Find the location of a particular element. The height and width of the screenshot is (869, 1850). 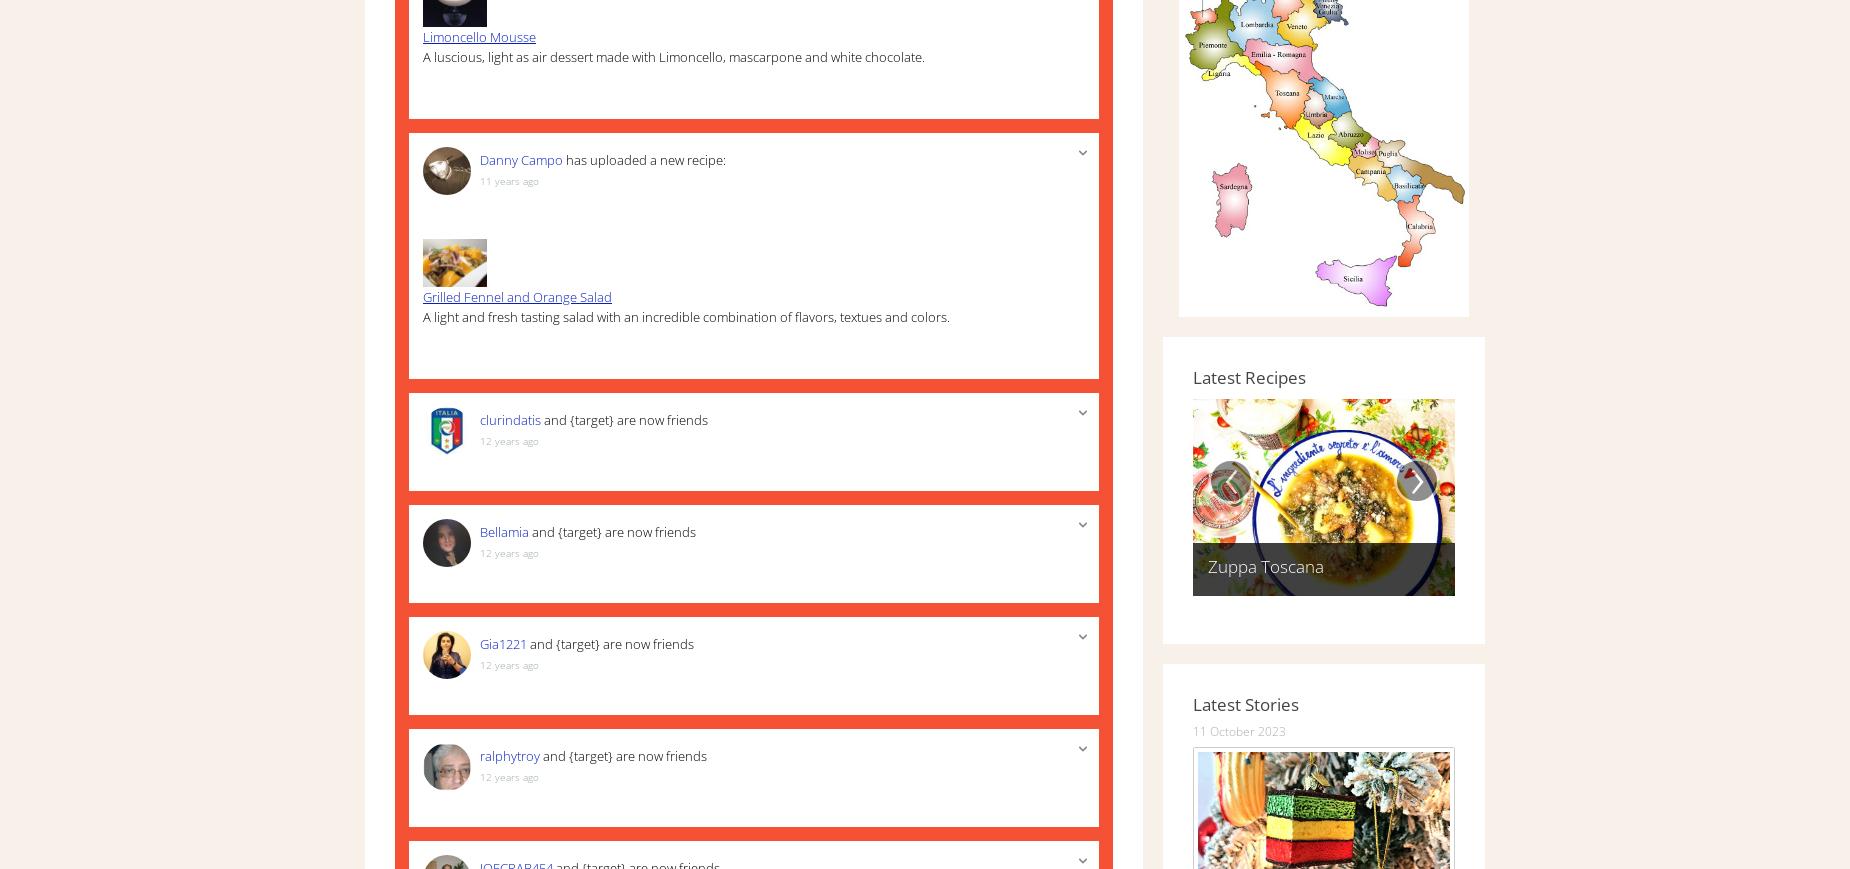

'A light and fresh tasting salad with an incredible combination of flavors, textues and colors.' is located at coordinates (421, 314).